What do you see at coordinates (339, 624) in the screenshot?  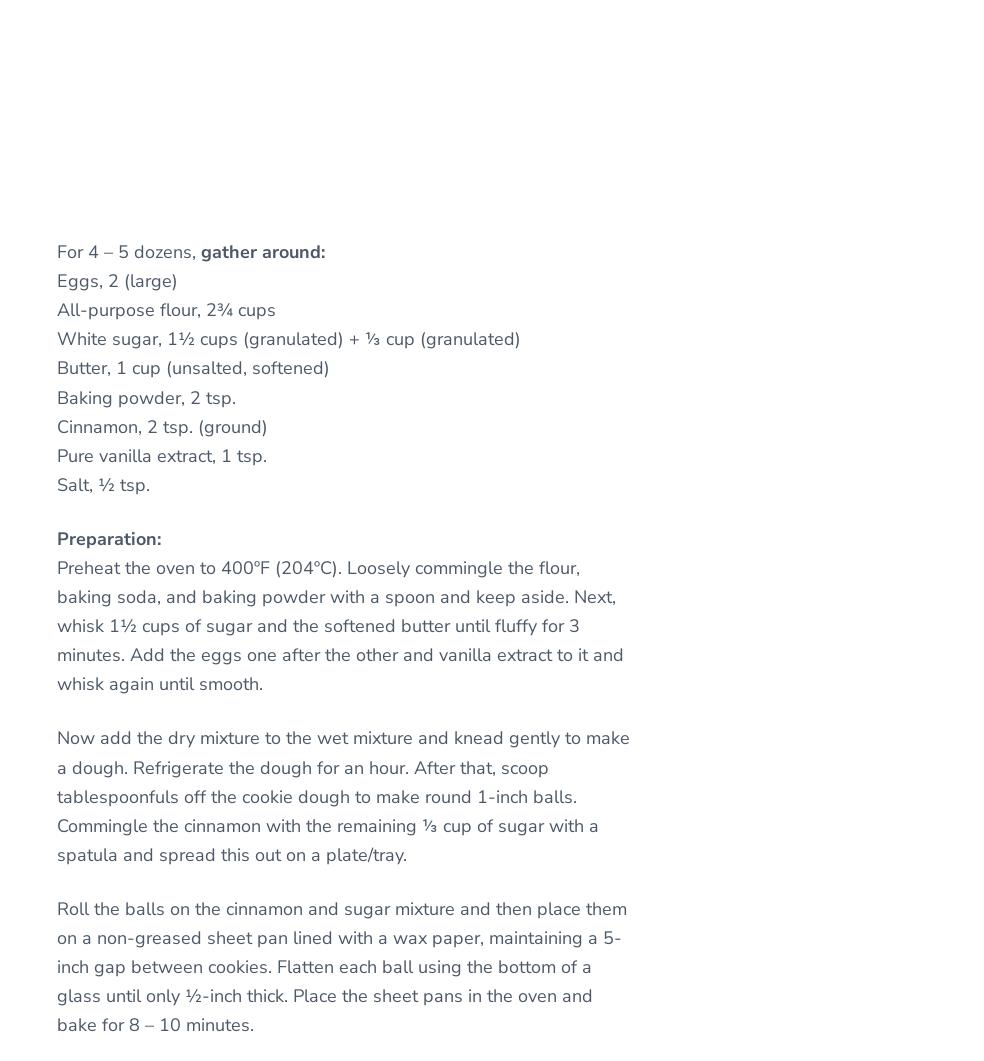 I see `'Preheat the oven to 400ºF (204ºC). Loosely commingle the flour, baking soda, and baking powder with a spoon and keep aside. Next, whisk 1½ cups of sugar and the softened butter until fluffy for 3 minutes. Add the eggs one after the other and vanilla extract to it and whisk again until smooth.'` at bounding box center [339, 624].